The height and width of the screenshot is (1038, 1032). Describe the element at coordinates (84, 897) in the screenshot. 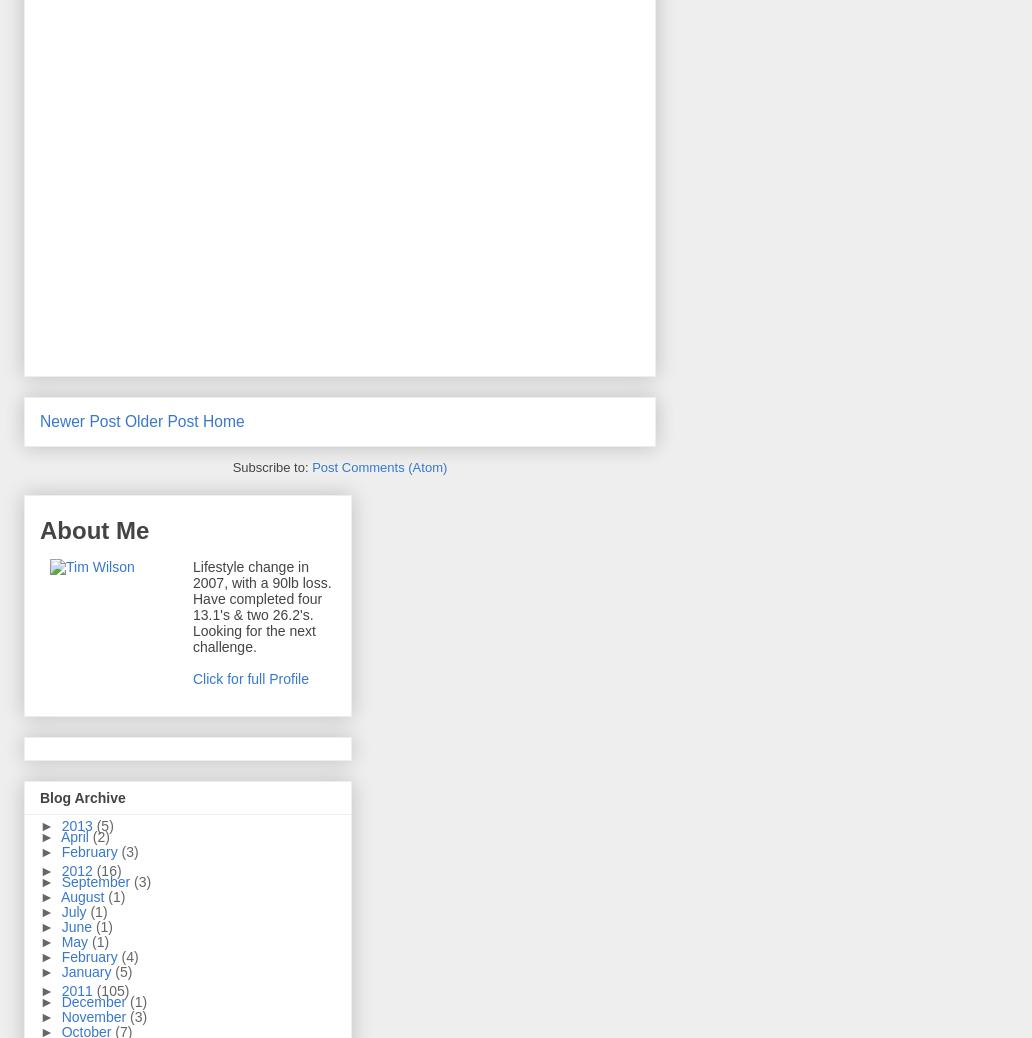

I see `'August'` at that location.